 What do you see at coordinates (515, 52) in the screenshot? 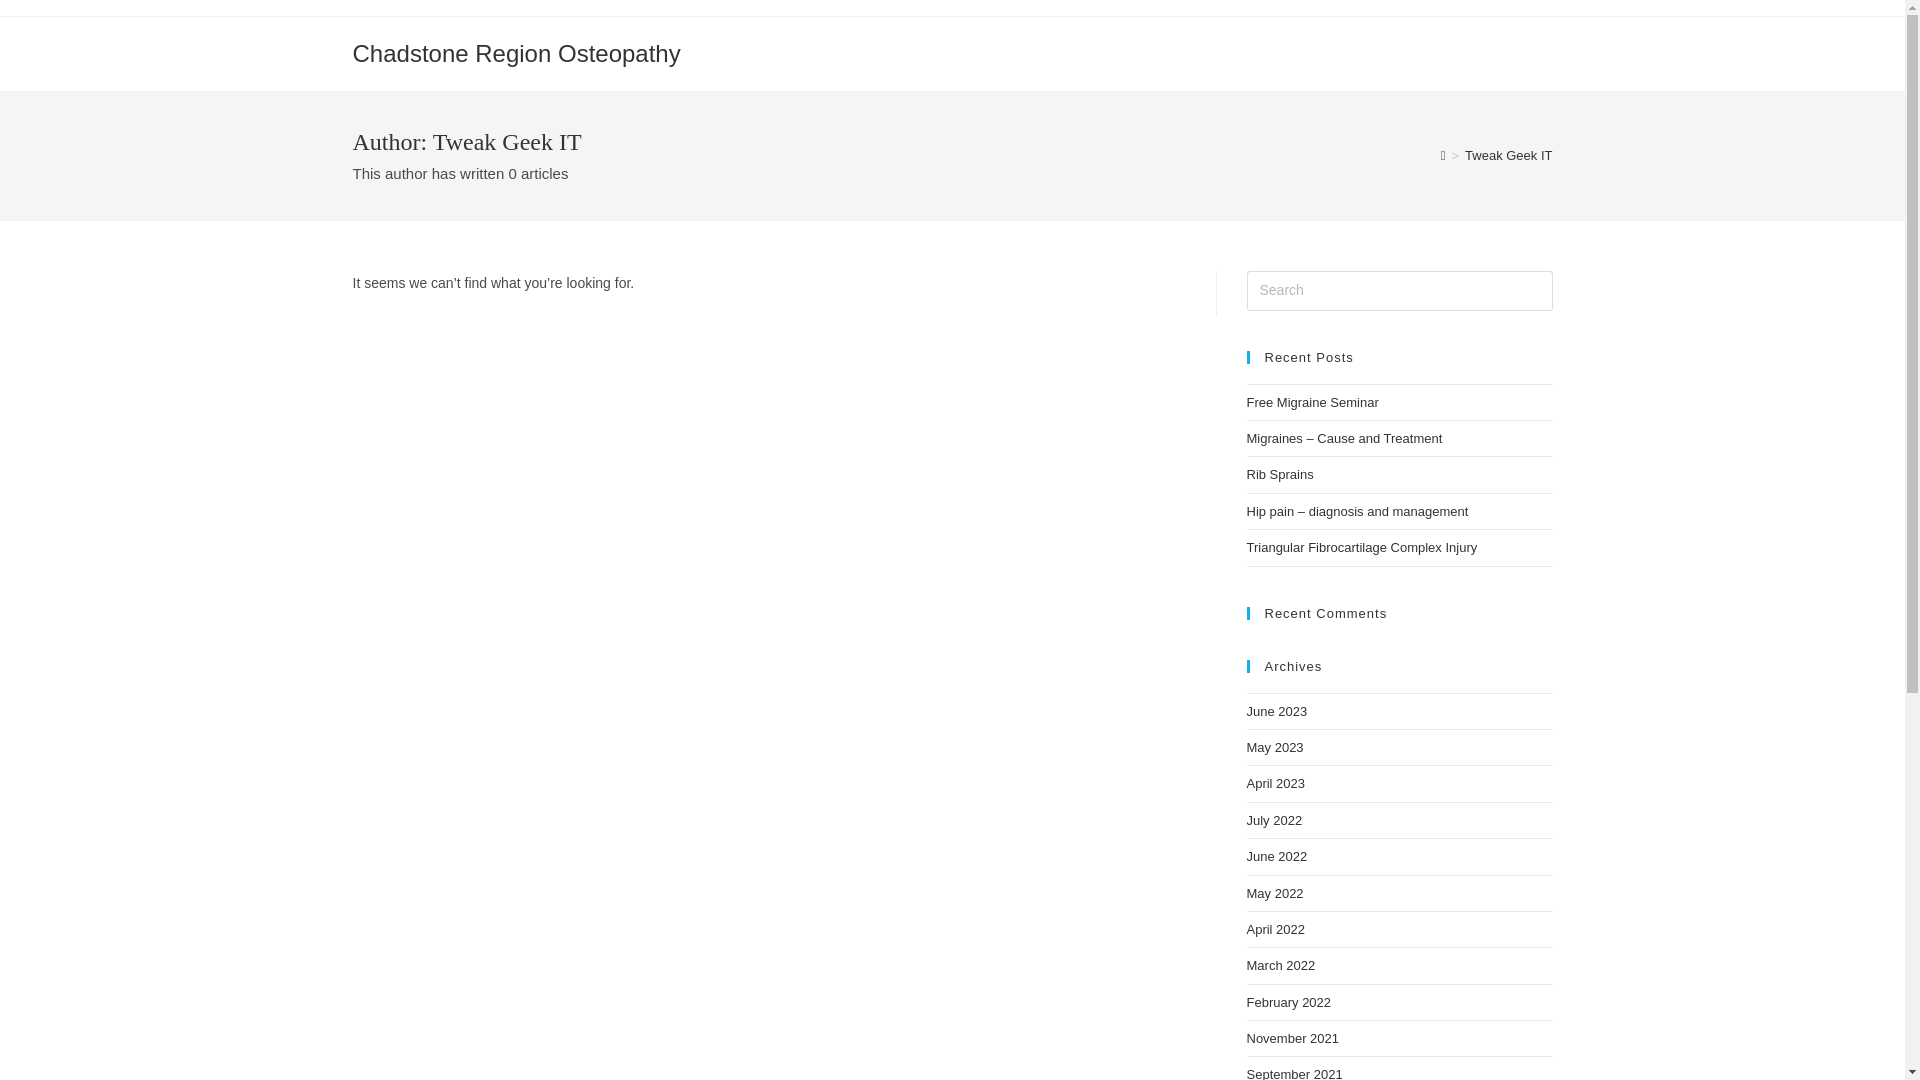
I see `'Chadstone Region Osteopathy'` at bounding box center [515, 52].